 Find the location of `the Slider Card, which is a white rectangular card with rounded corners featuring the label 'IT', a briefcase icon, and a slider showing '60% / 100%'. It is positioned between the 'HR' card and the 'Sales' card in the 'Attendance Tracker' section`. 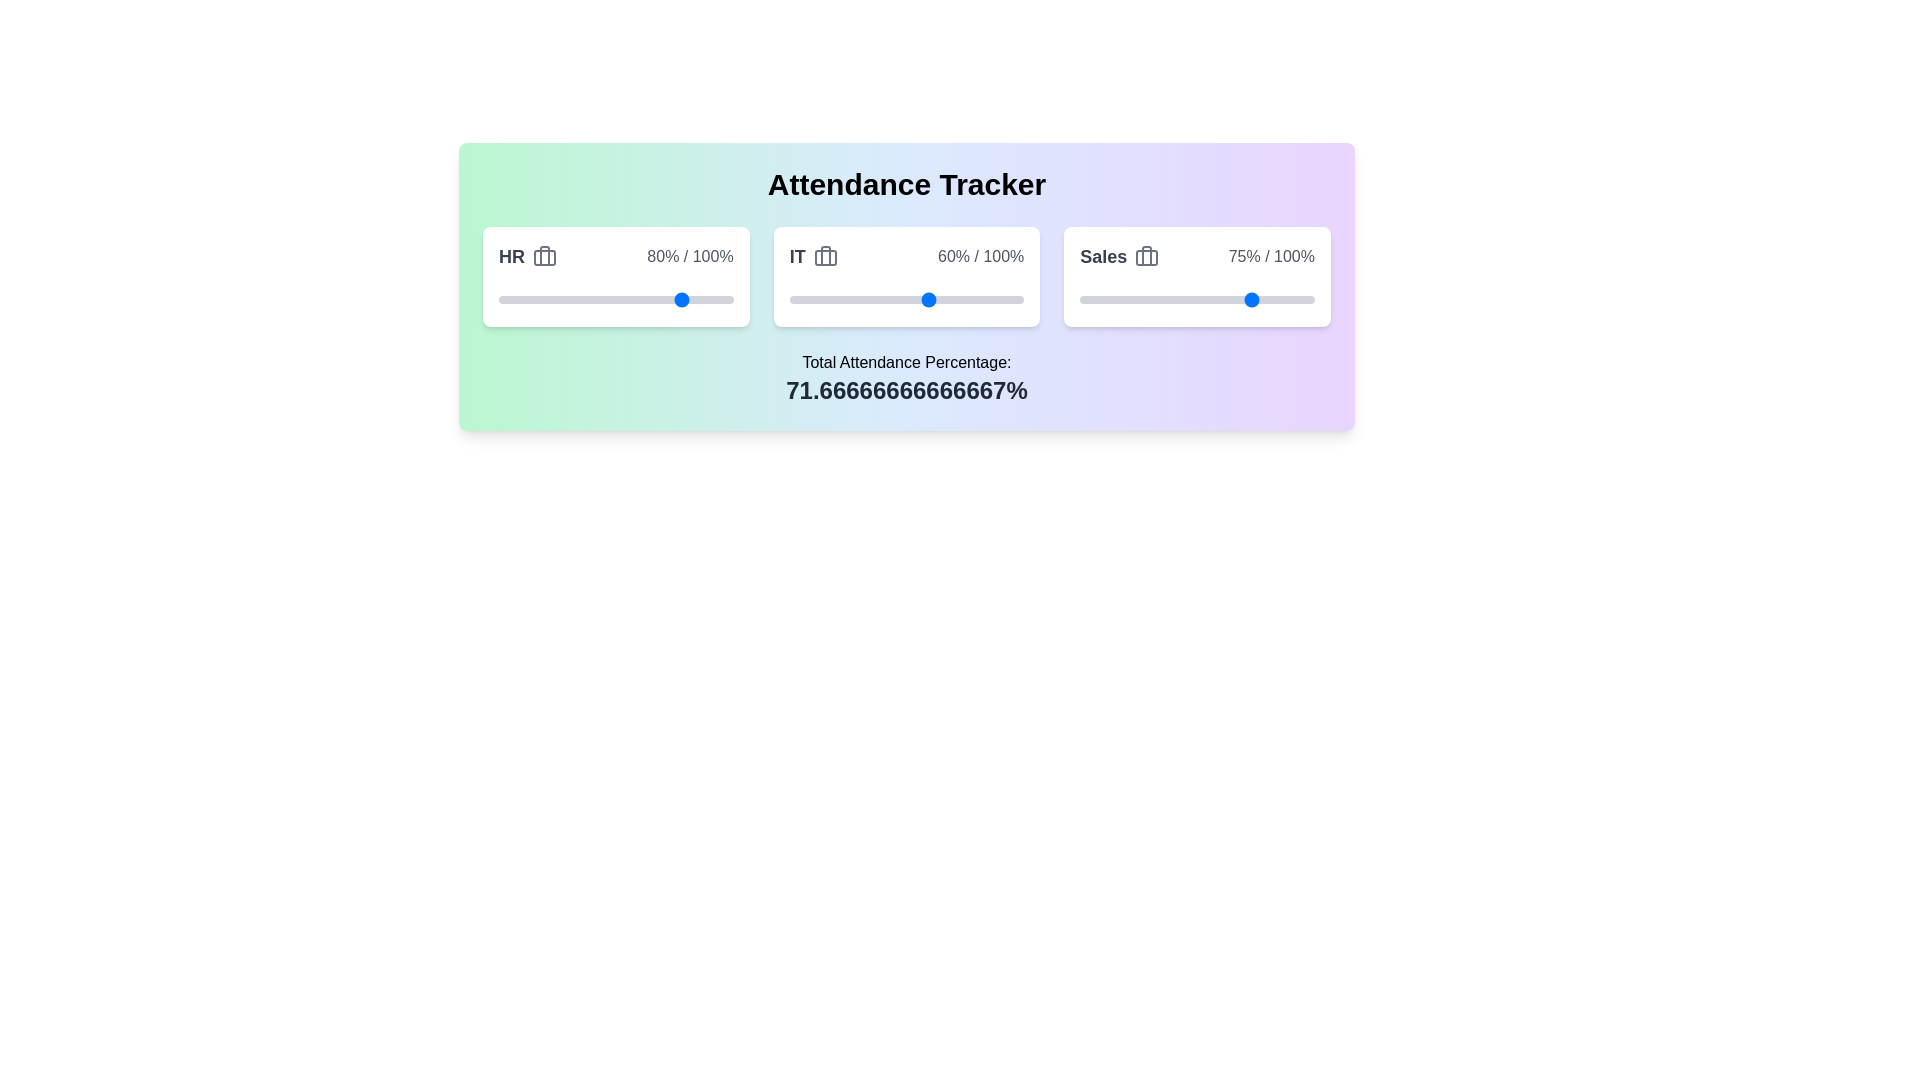

the Slider Card, which is a white rectangular card with rounded corners featuring the label 'IT', a briefcase icon, and a slider showing '60% / 100%'. It is positioned between the 'HR' card and the 'Sales' card in the 'Attendance Tracker' section is located at coordinates (906, 277).